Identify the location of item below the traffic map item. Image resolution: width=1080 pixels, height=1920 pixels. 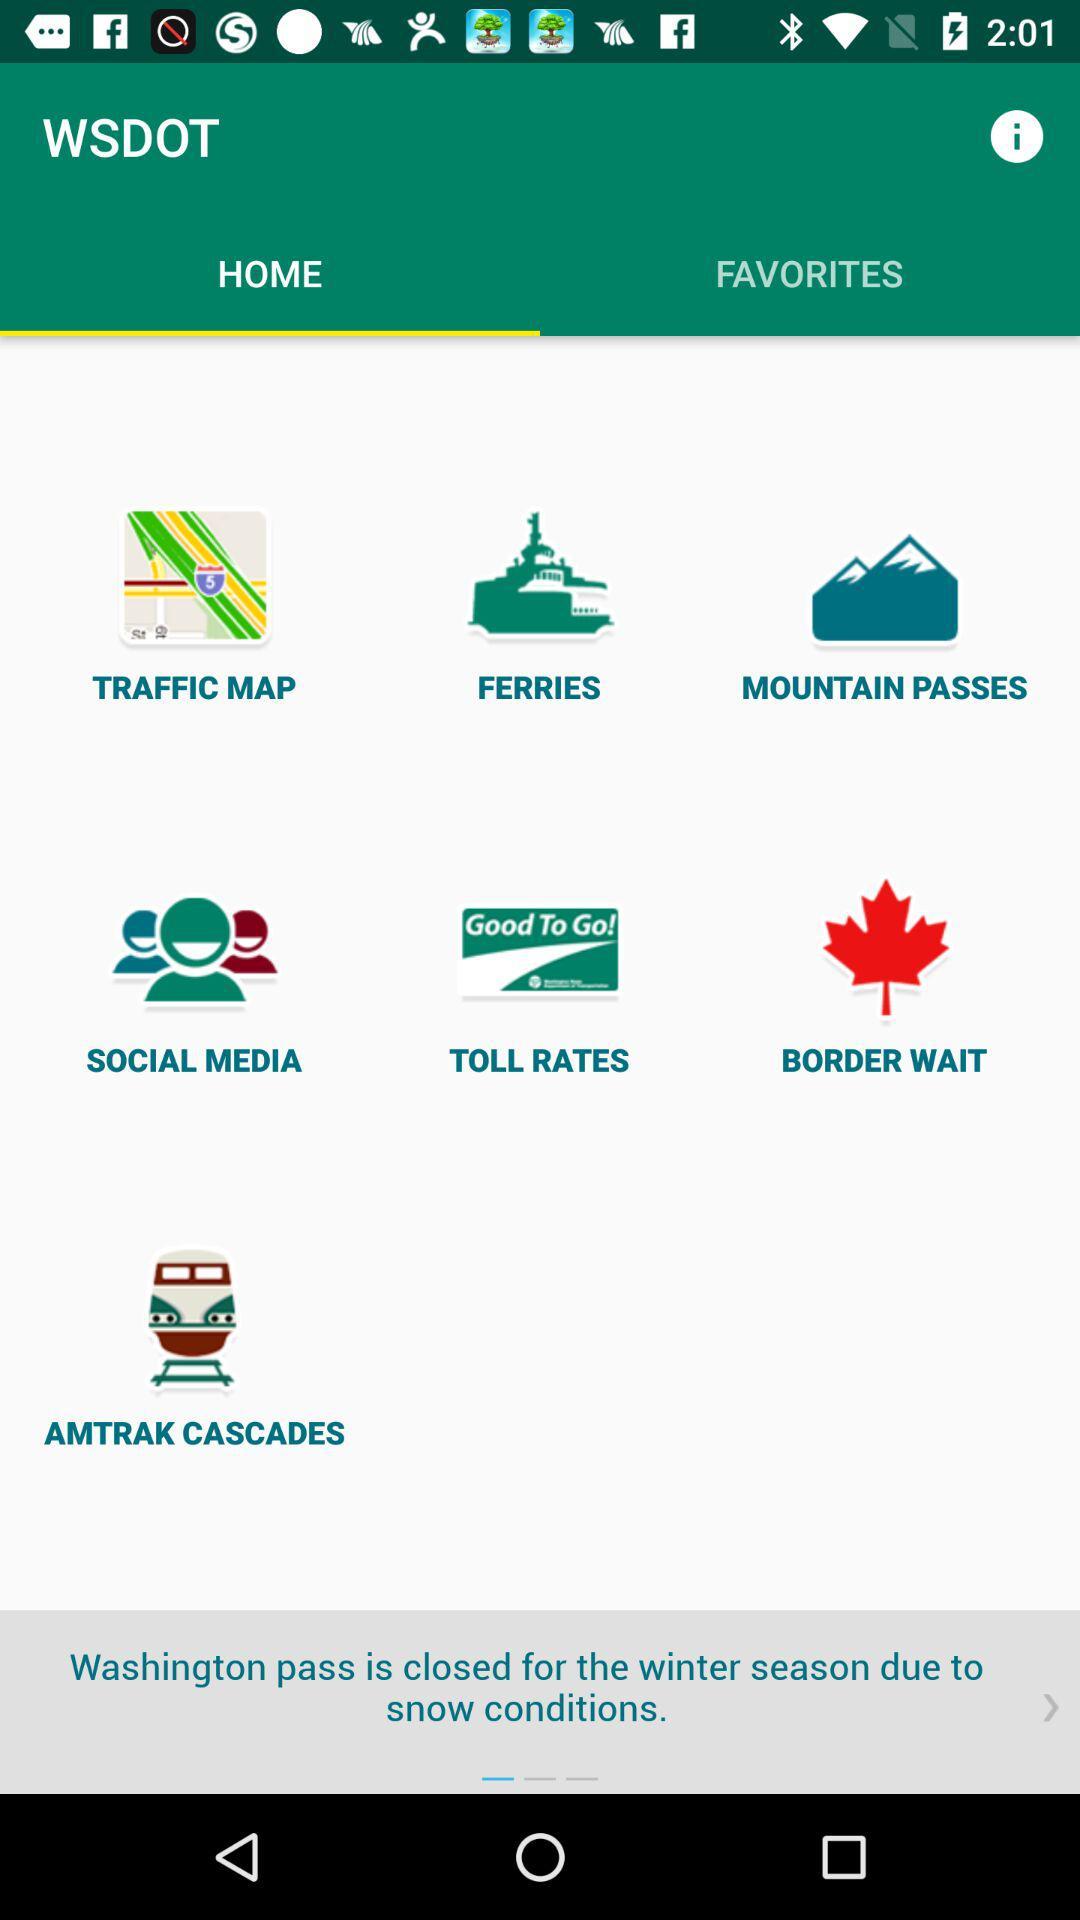
(194, 973).